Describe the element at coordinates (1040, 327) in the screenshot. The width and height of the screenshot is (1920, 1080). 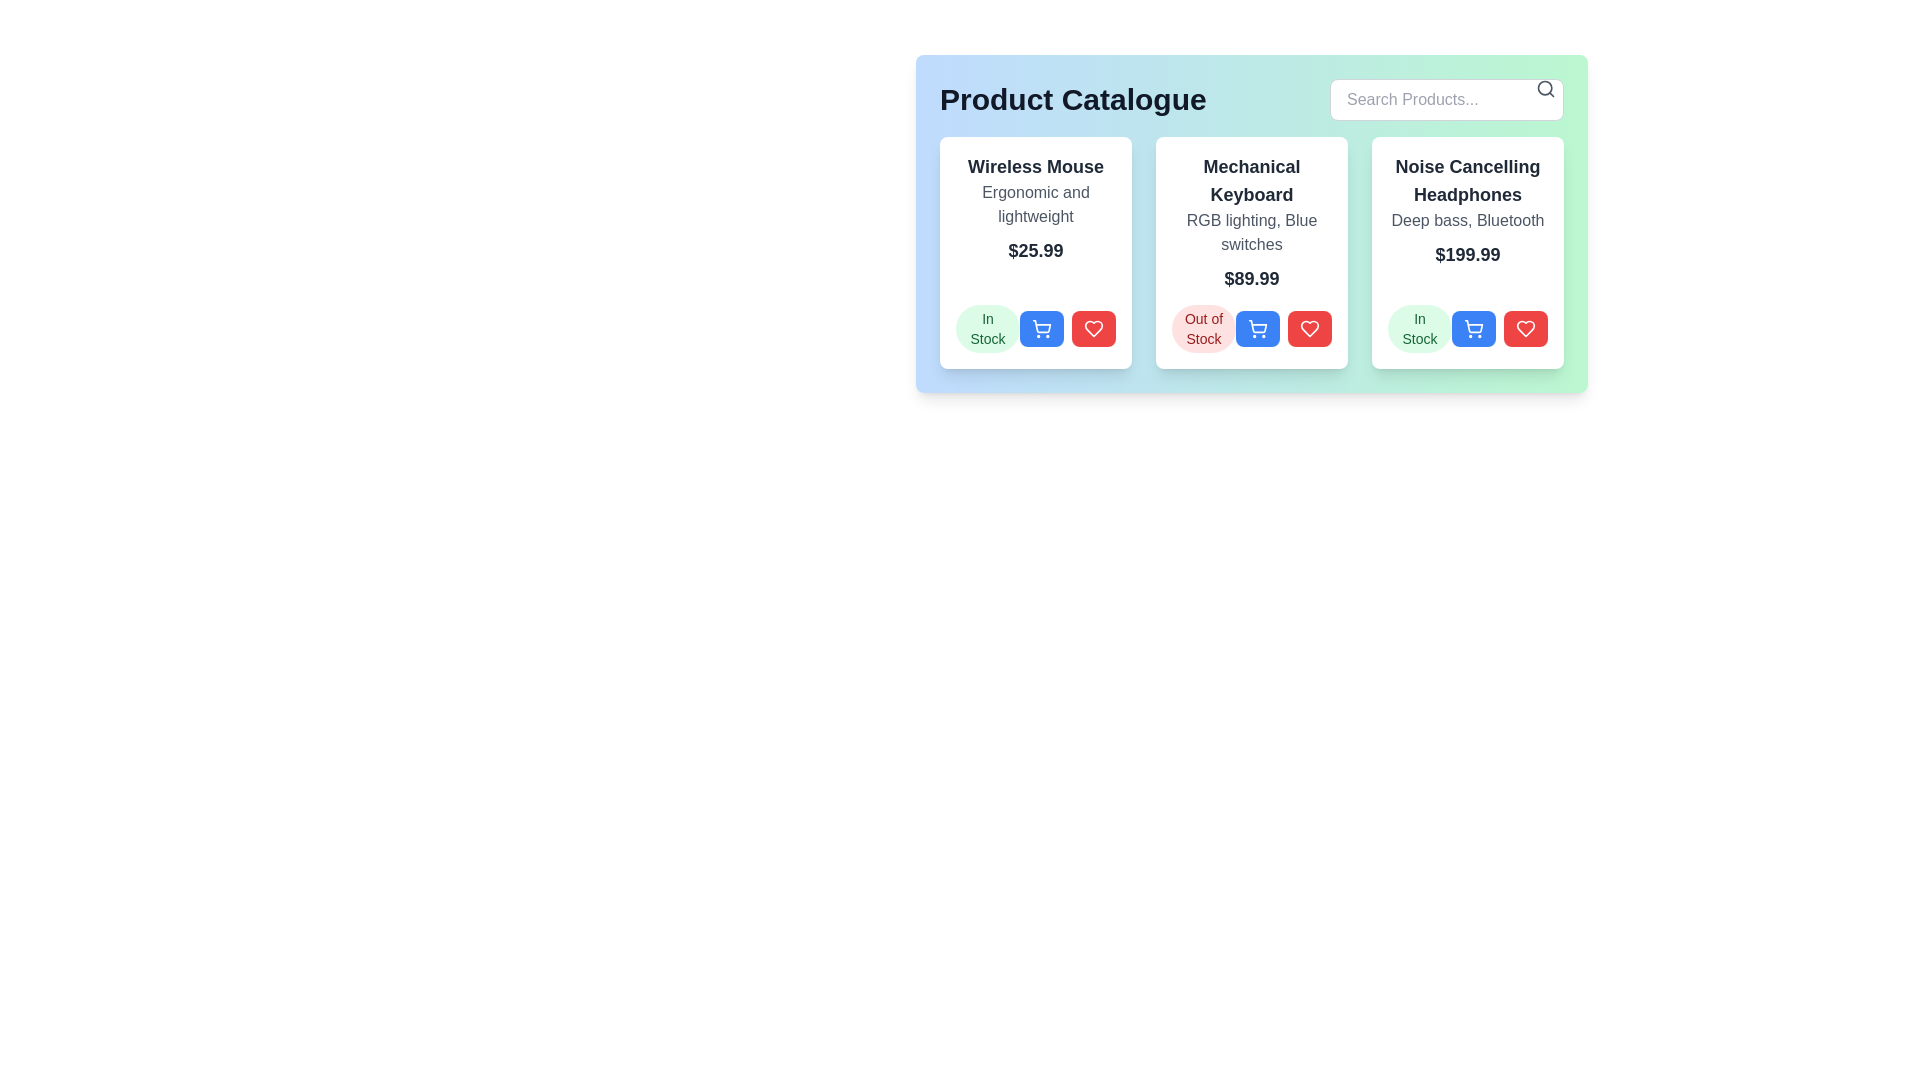
I see `the 'Add to Cart' button located at the bottom section of the 'Wireless Mouse' card to observe the hover effect` at that location.